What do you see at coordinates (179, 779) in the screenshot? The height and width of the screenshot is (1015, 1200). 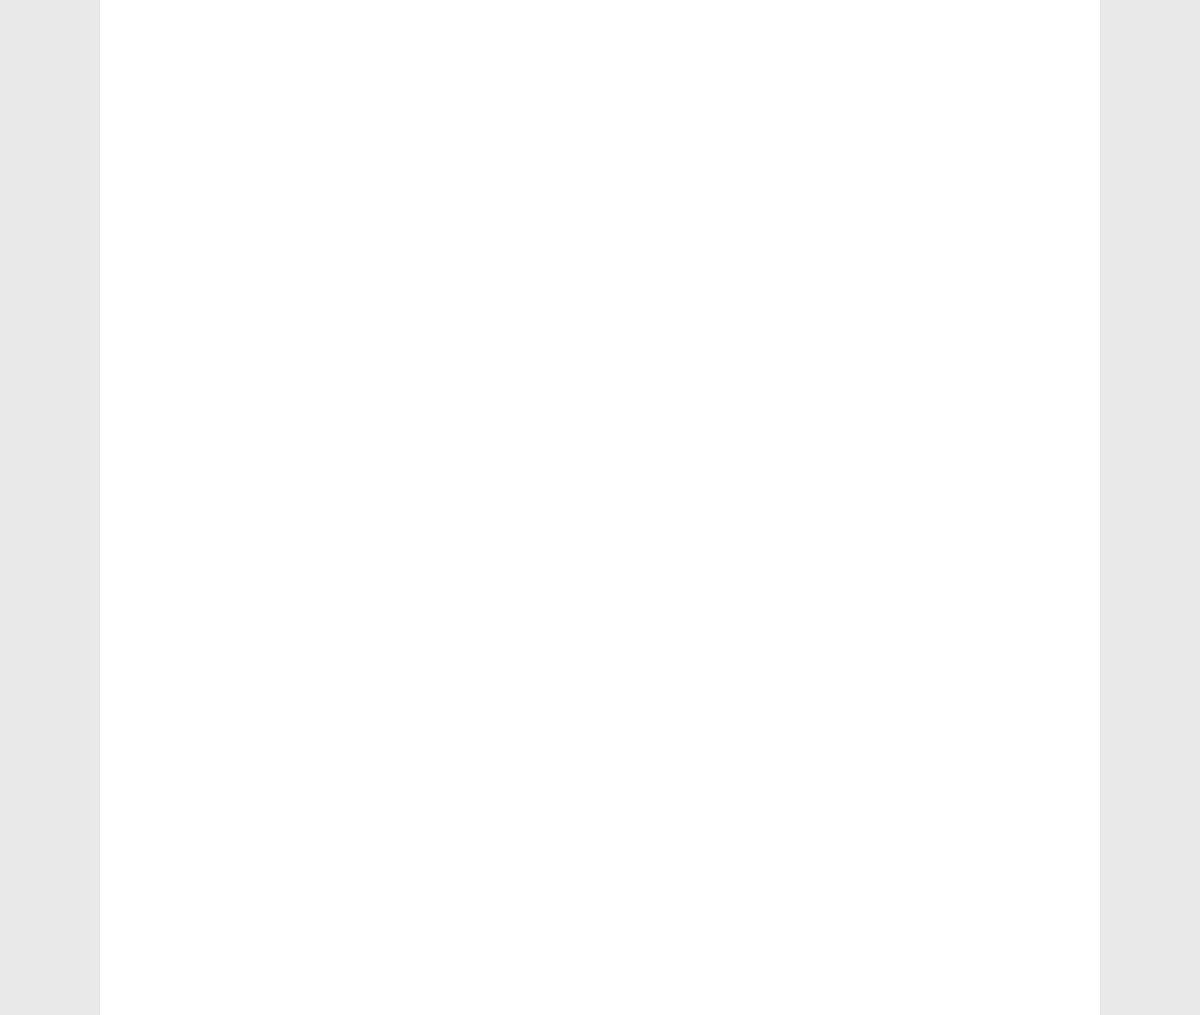 I see `'Volume'` at bounding box center [179, 779].